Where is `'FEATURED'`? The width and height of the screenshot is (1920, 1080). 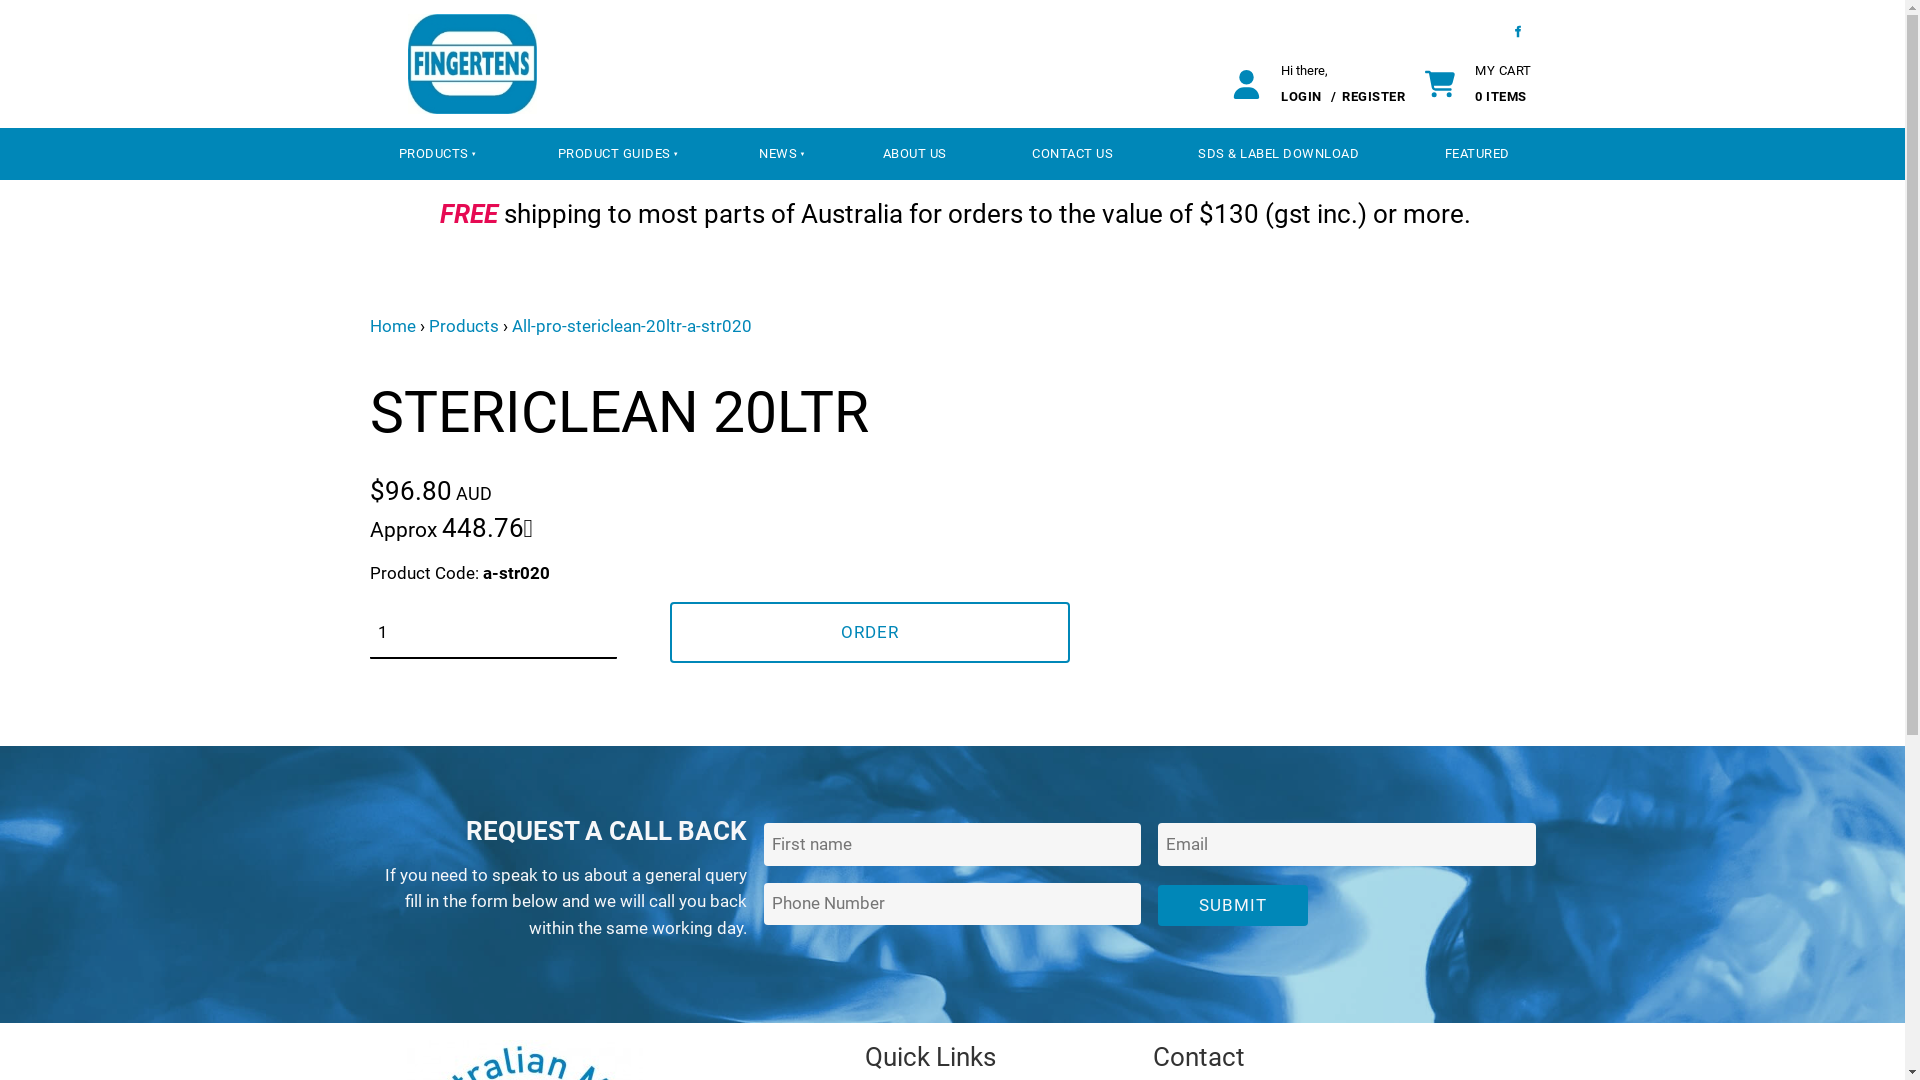
'FEATURED' is located at coordinates (1477, 153).